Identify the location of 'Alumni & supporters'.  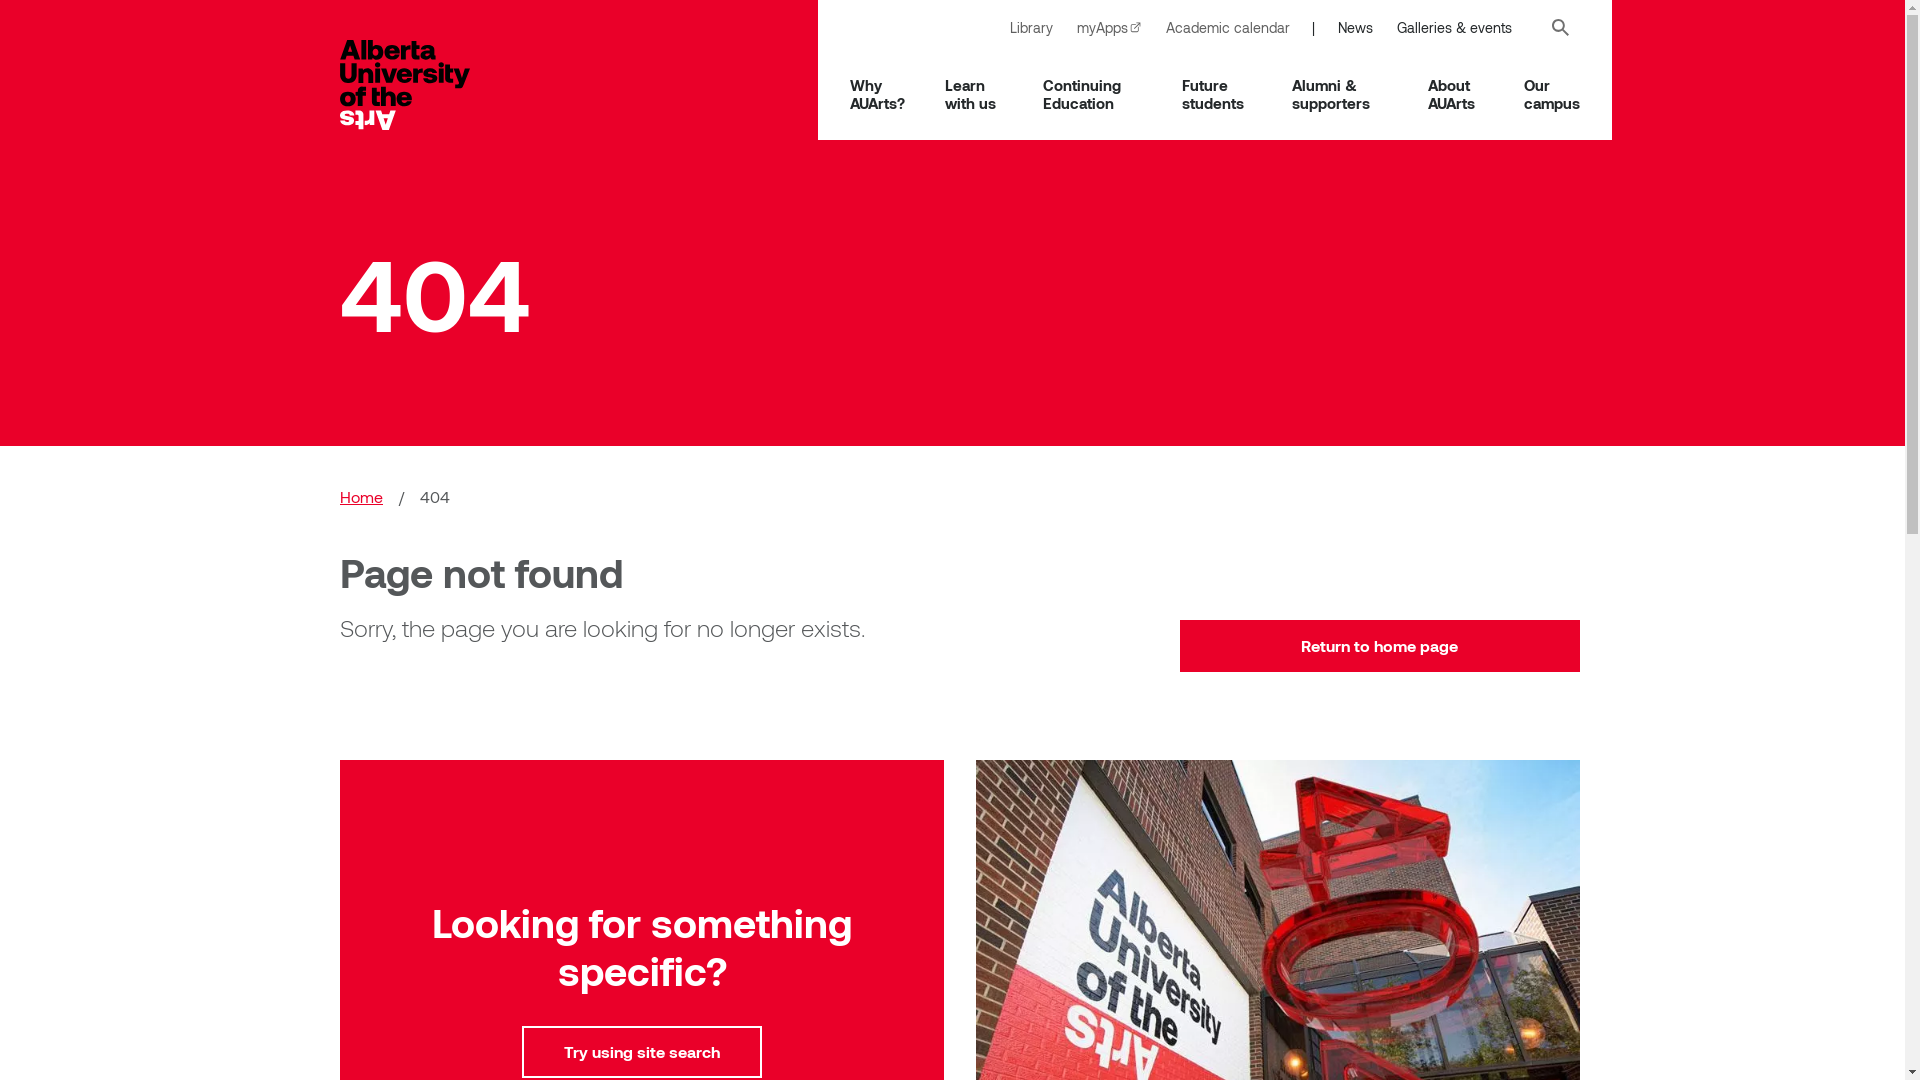
(1339, 93).